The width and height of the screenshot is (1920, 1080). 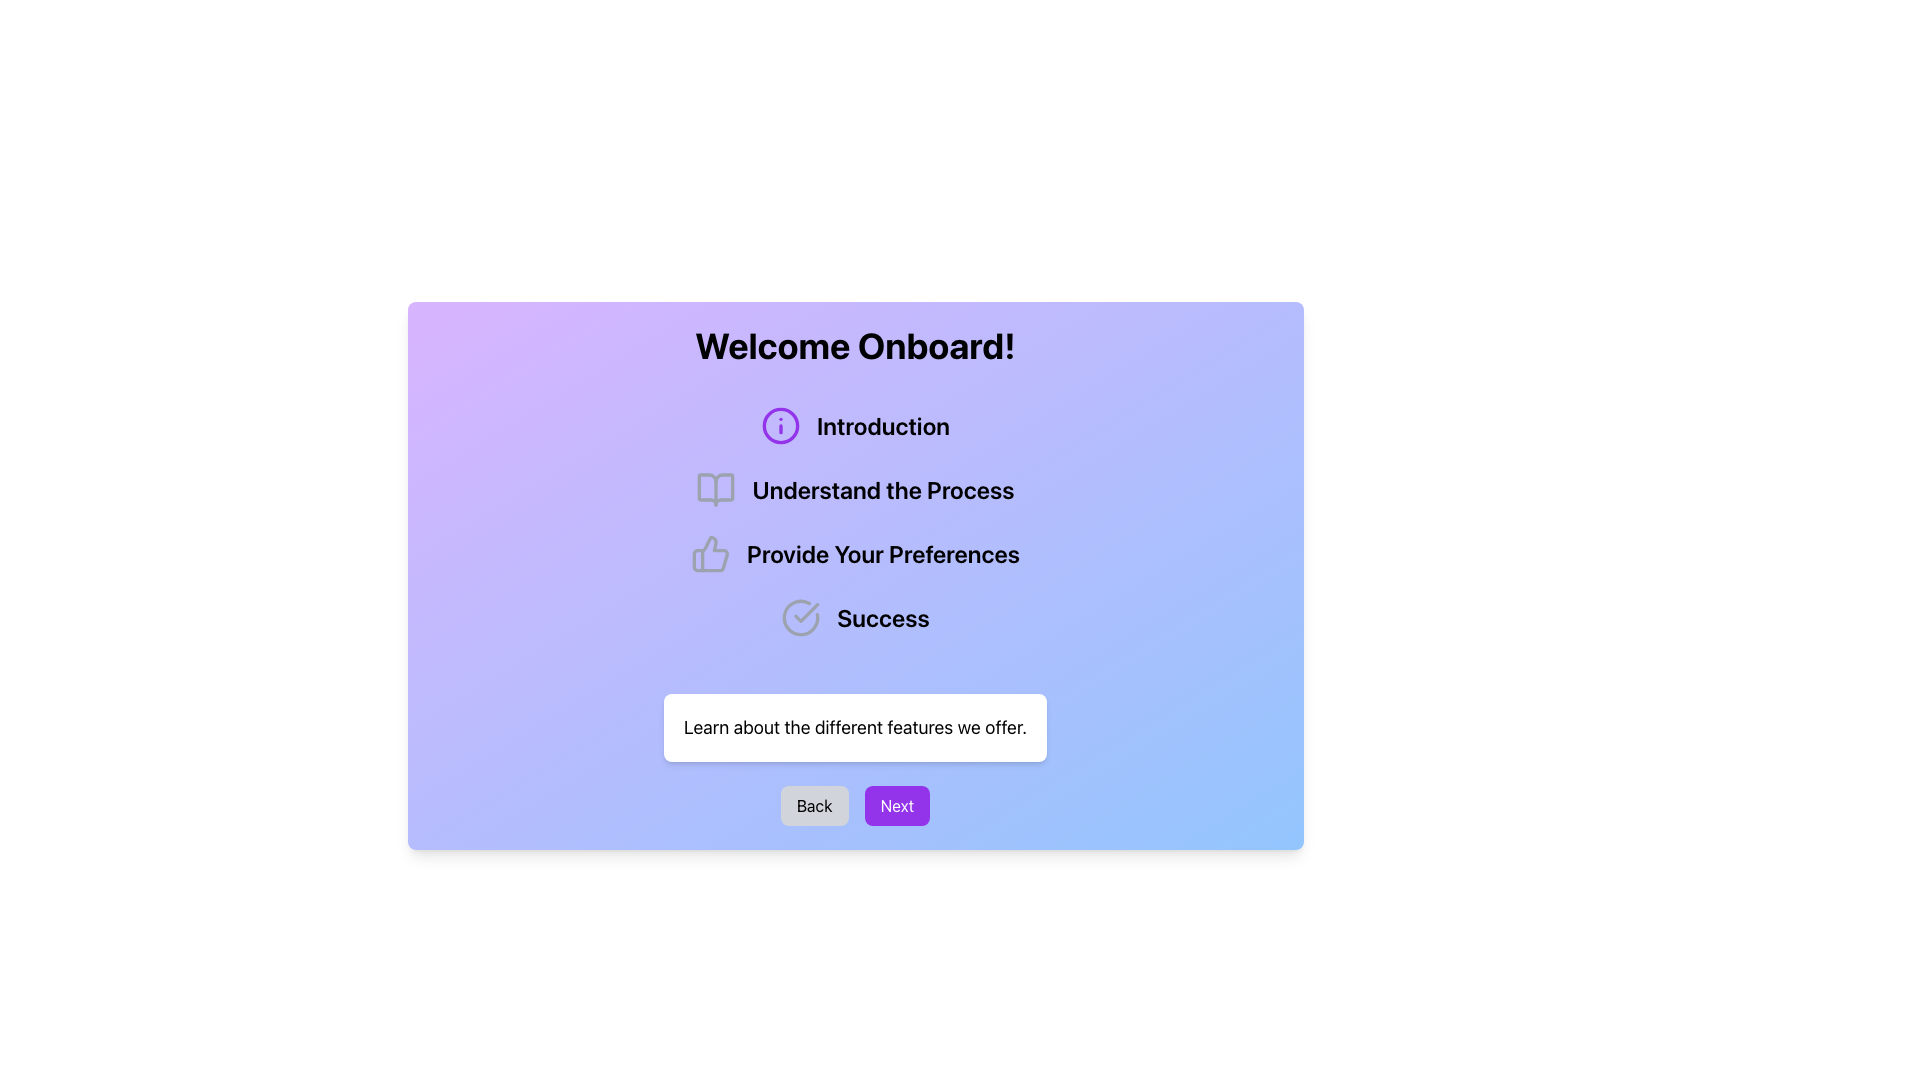 What do you see at coordinates (882, 489) in the screenshot?
I see `the bold text 'Understand the Process' to highlight or select the step in the vertical list of steps` at bounding box center [882, 489].